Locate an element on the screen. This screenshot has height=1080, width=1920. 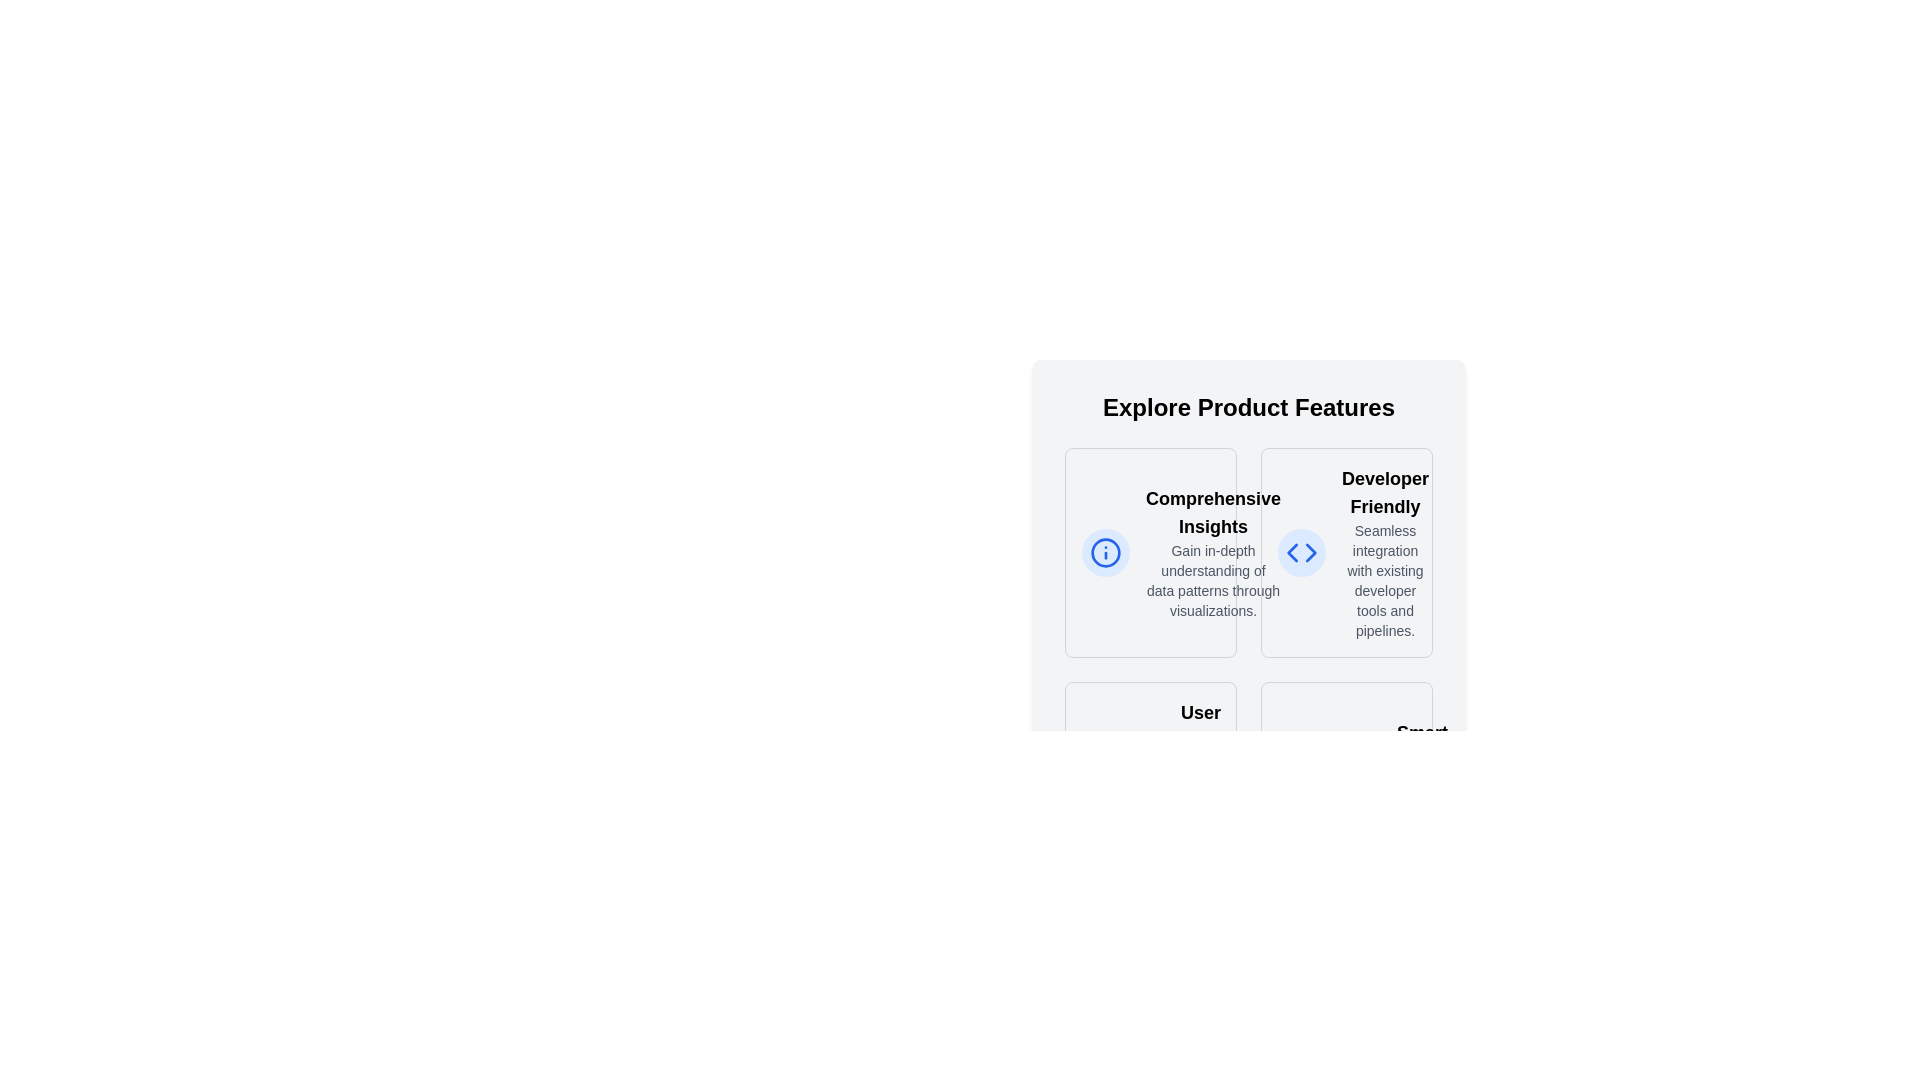
the large, bold heading text 'Explore Product Features' which is centered at the top of its section, styled in black font within a light gray rounded rectangle is located at coordinates (1247, 407).